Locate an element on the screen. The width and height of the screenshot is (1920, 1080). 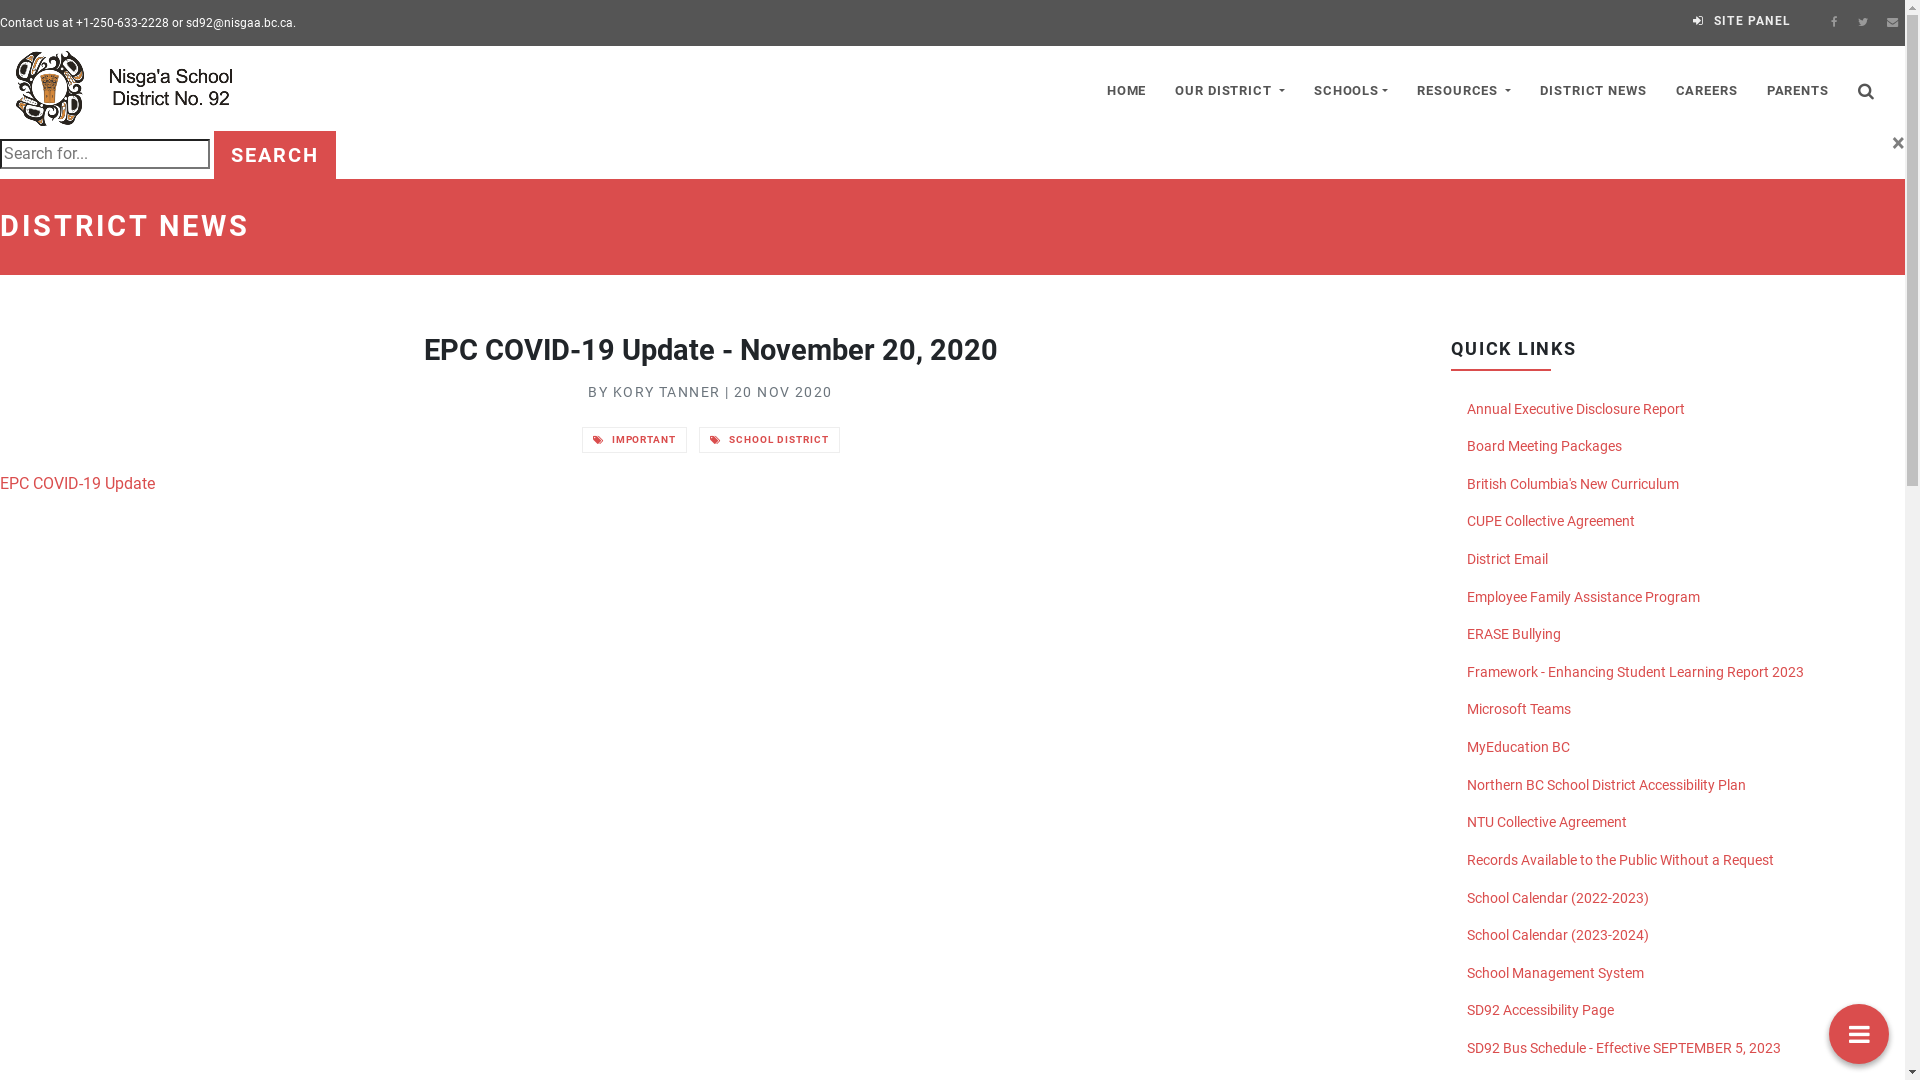
'Employee Family Assistance Program' is located at coordinates (1450, 596).